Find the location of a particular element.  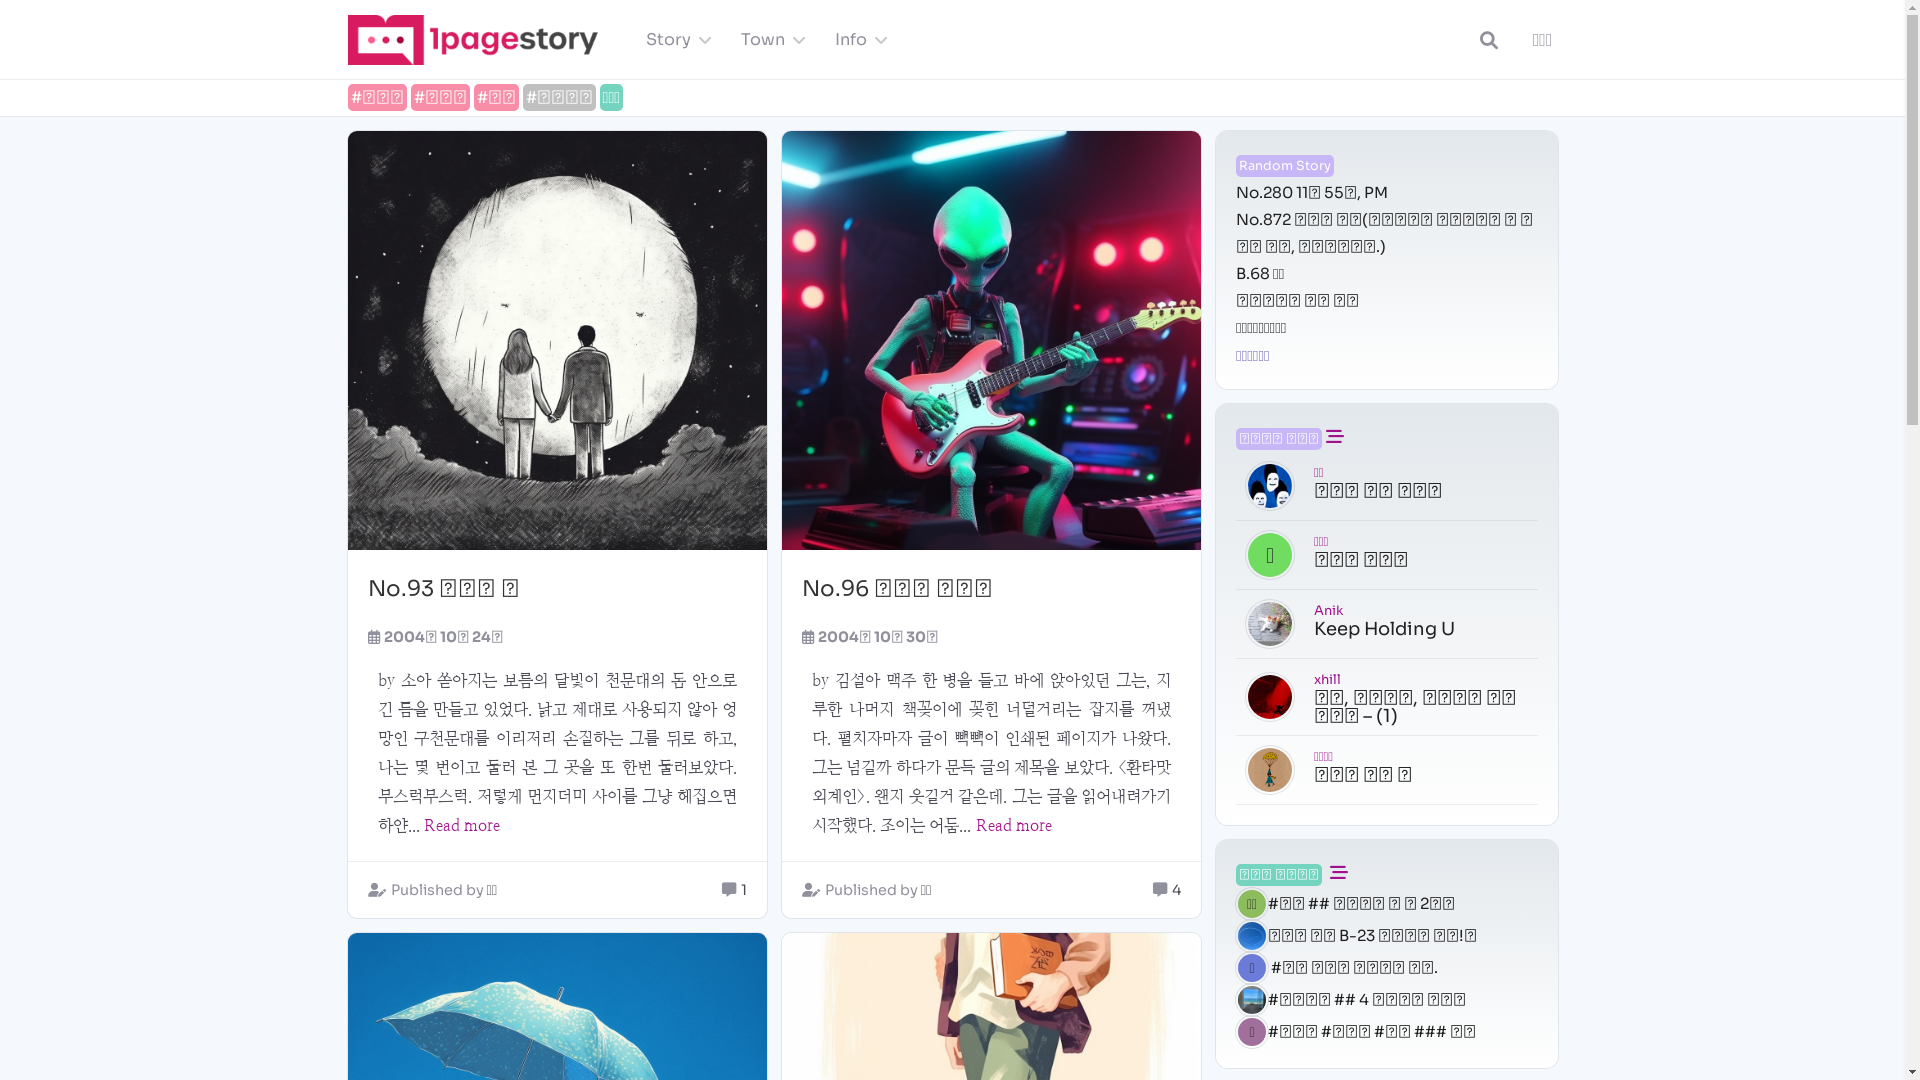

'Story' is located at coordinates (624, 39).